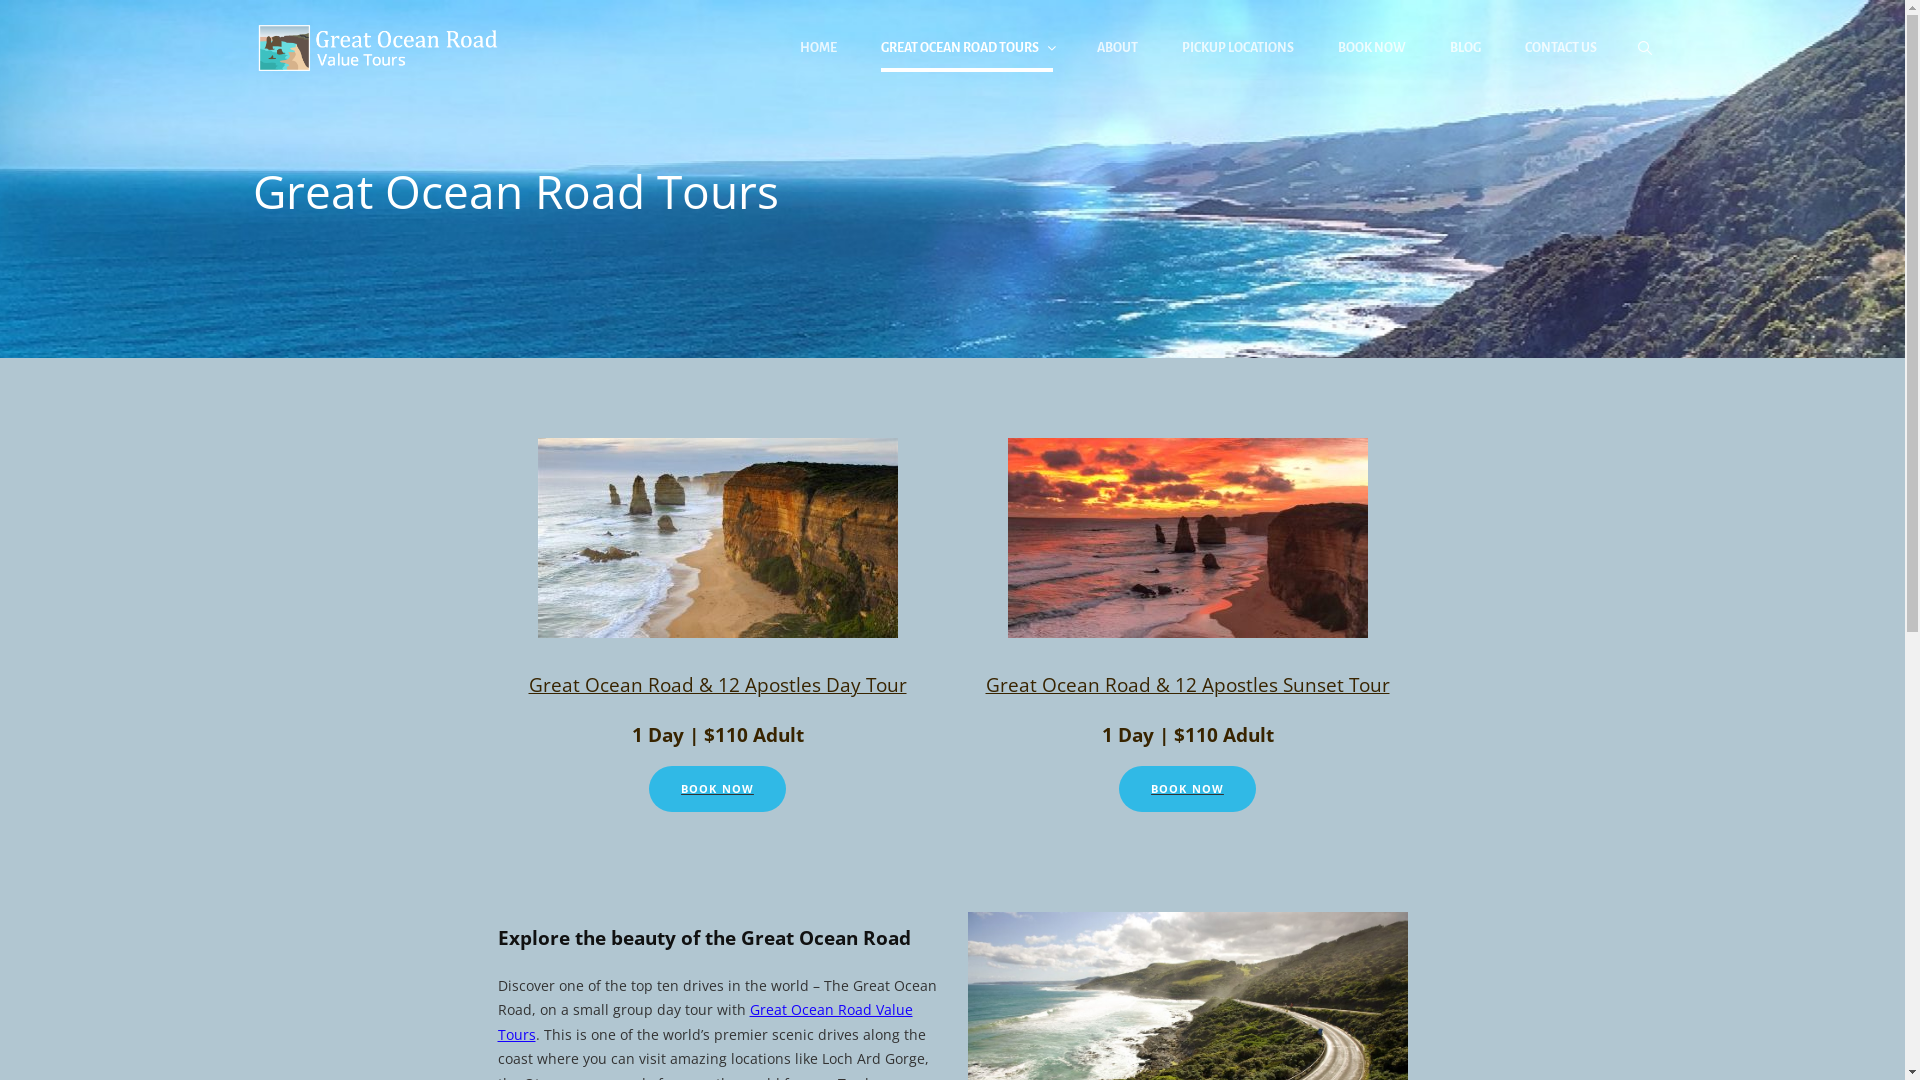  What do you see at coordinates (818, 46) in the screenshot?
I see `'HOME'` at bounding box center [818, 46].